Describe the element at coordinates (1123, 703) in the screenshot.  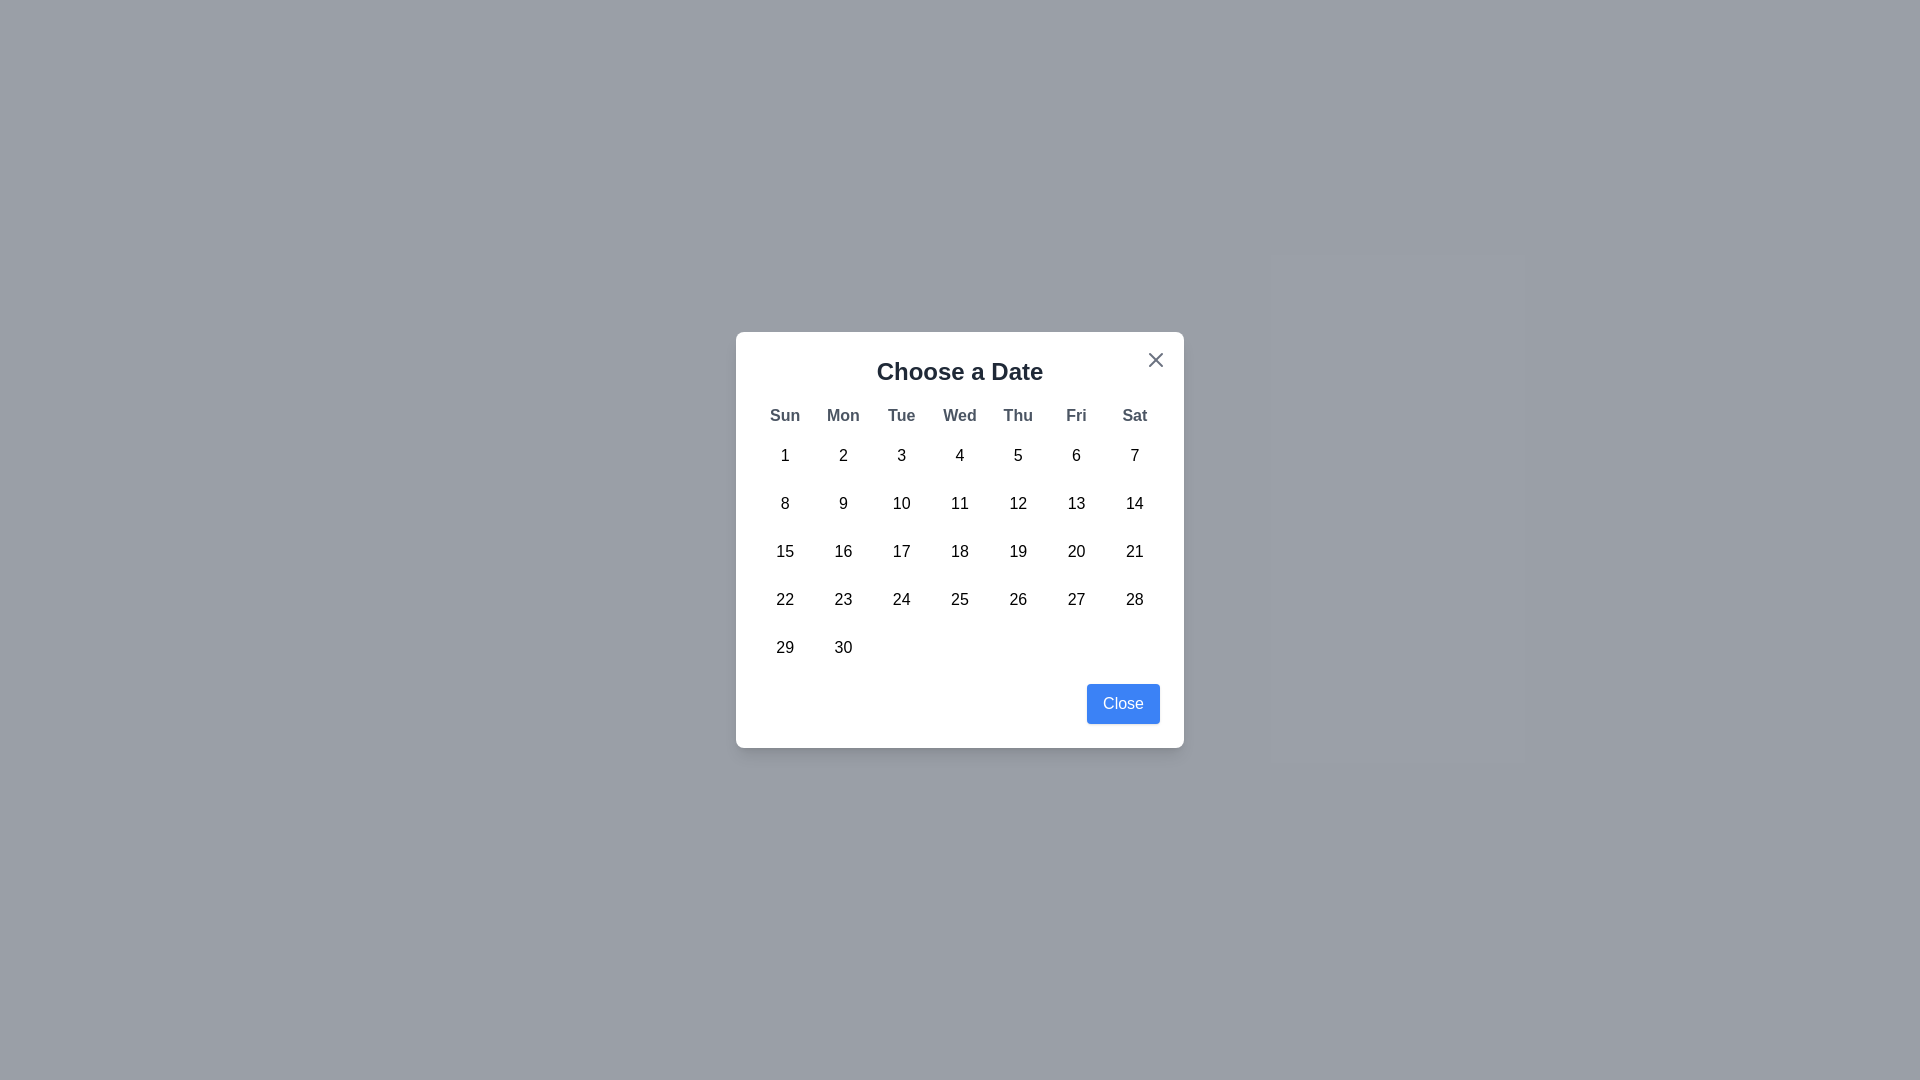
I see `the 'Close' button to close the dialog` at that location.